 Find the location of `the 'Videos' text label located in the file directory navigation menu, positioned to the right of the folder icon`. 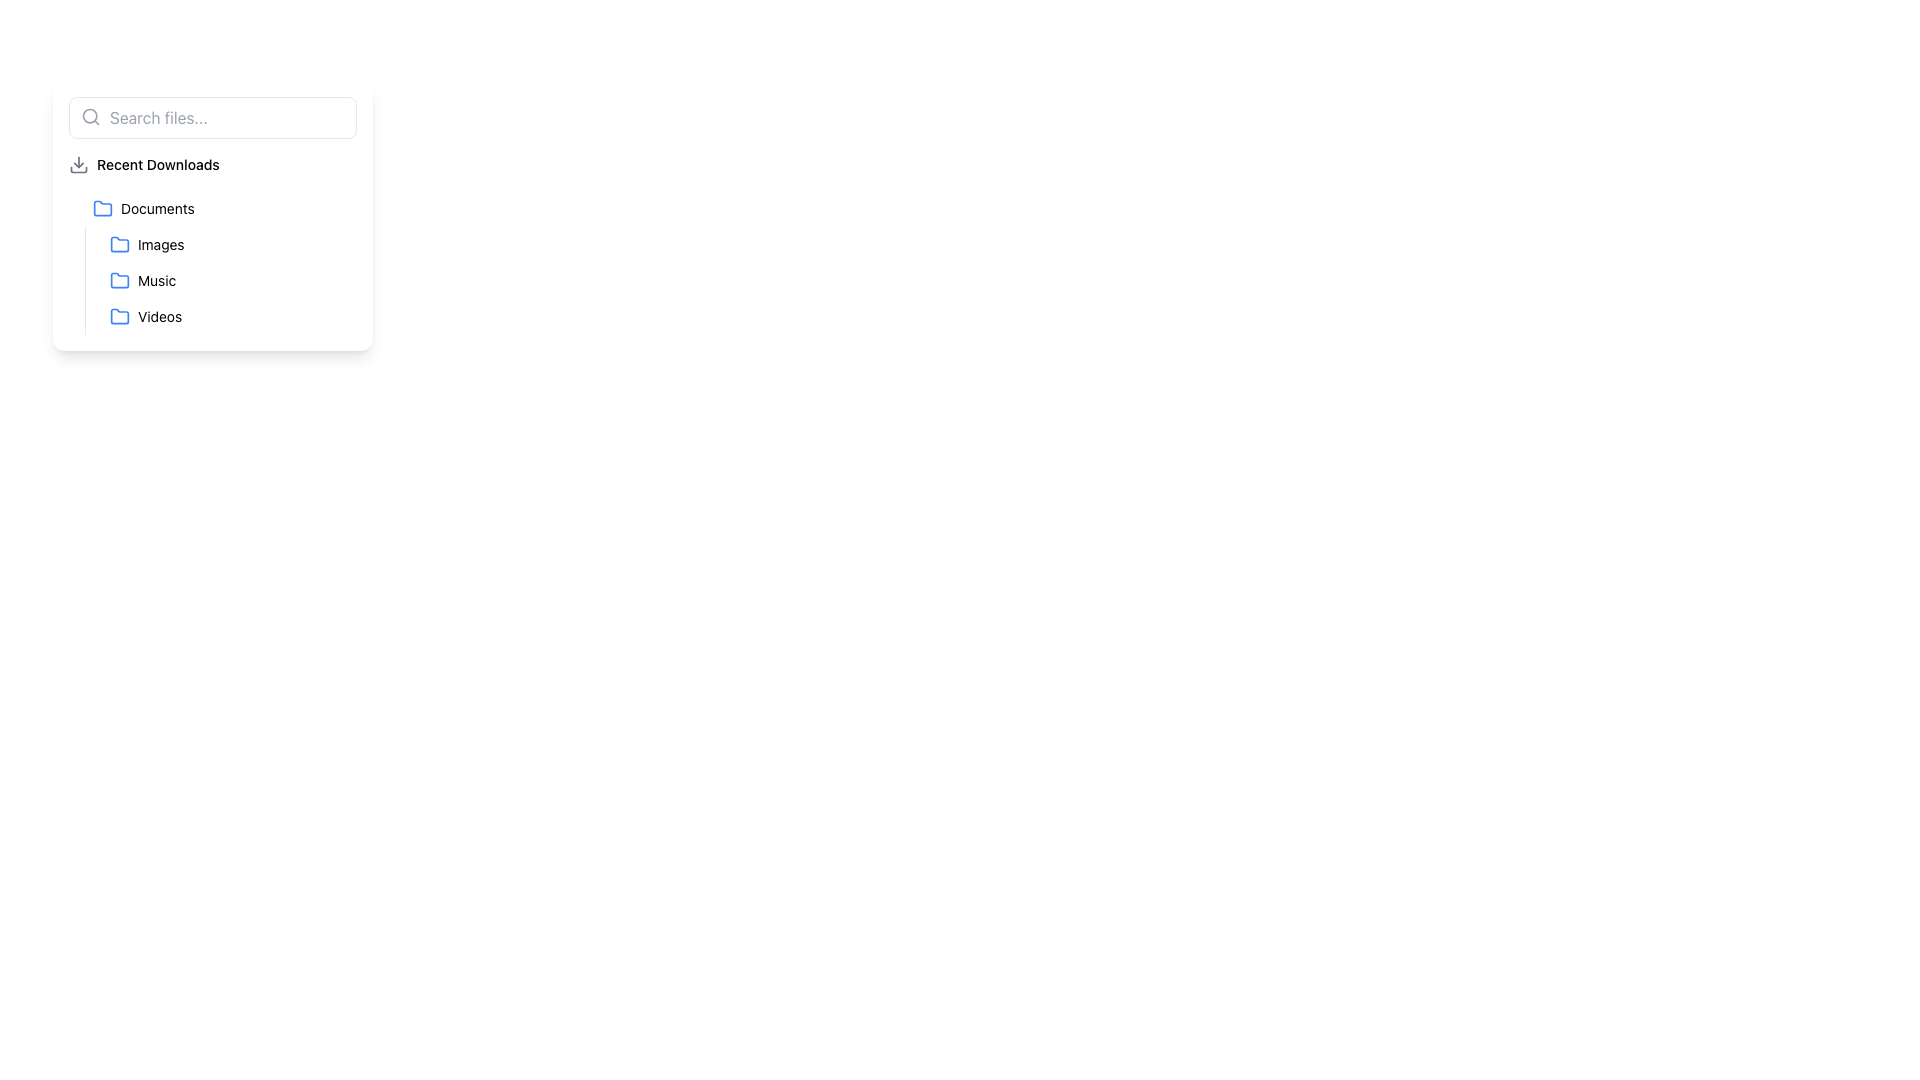

the 'Videos' text label located in the file directory navigation menu, positioned to the right of the folder icon is located at coordinates (160, 315).